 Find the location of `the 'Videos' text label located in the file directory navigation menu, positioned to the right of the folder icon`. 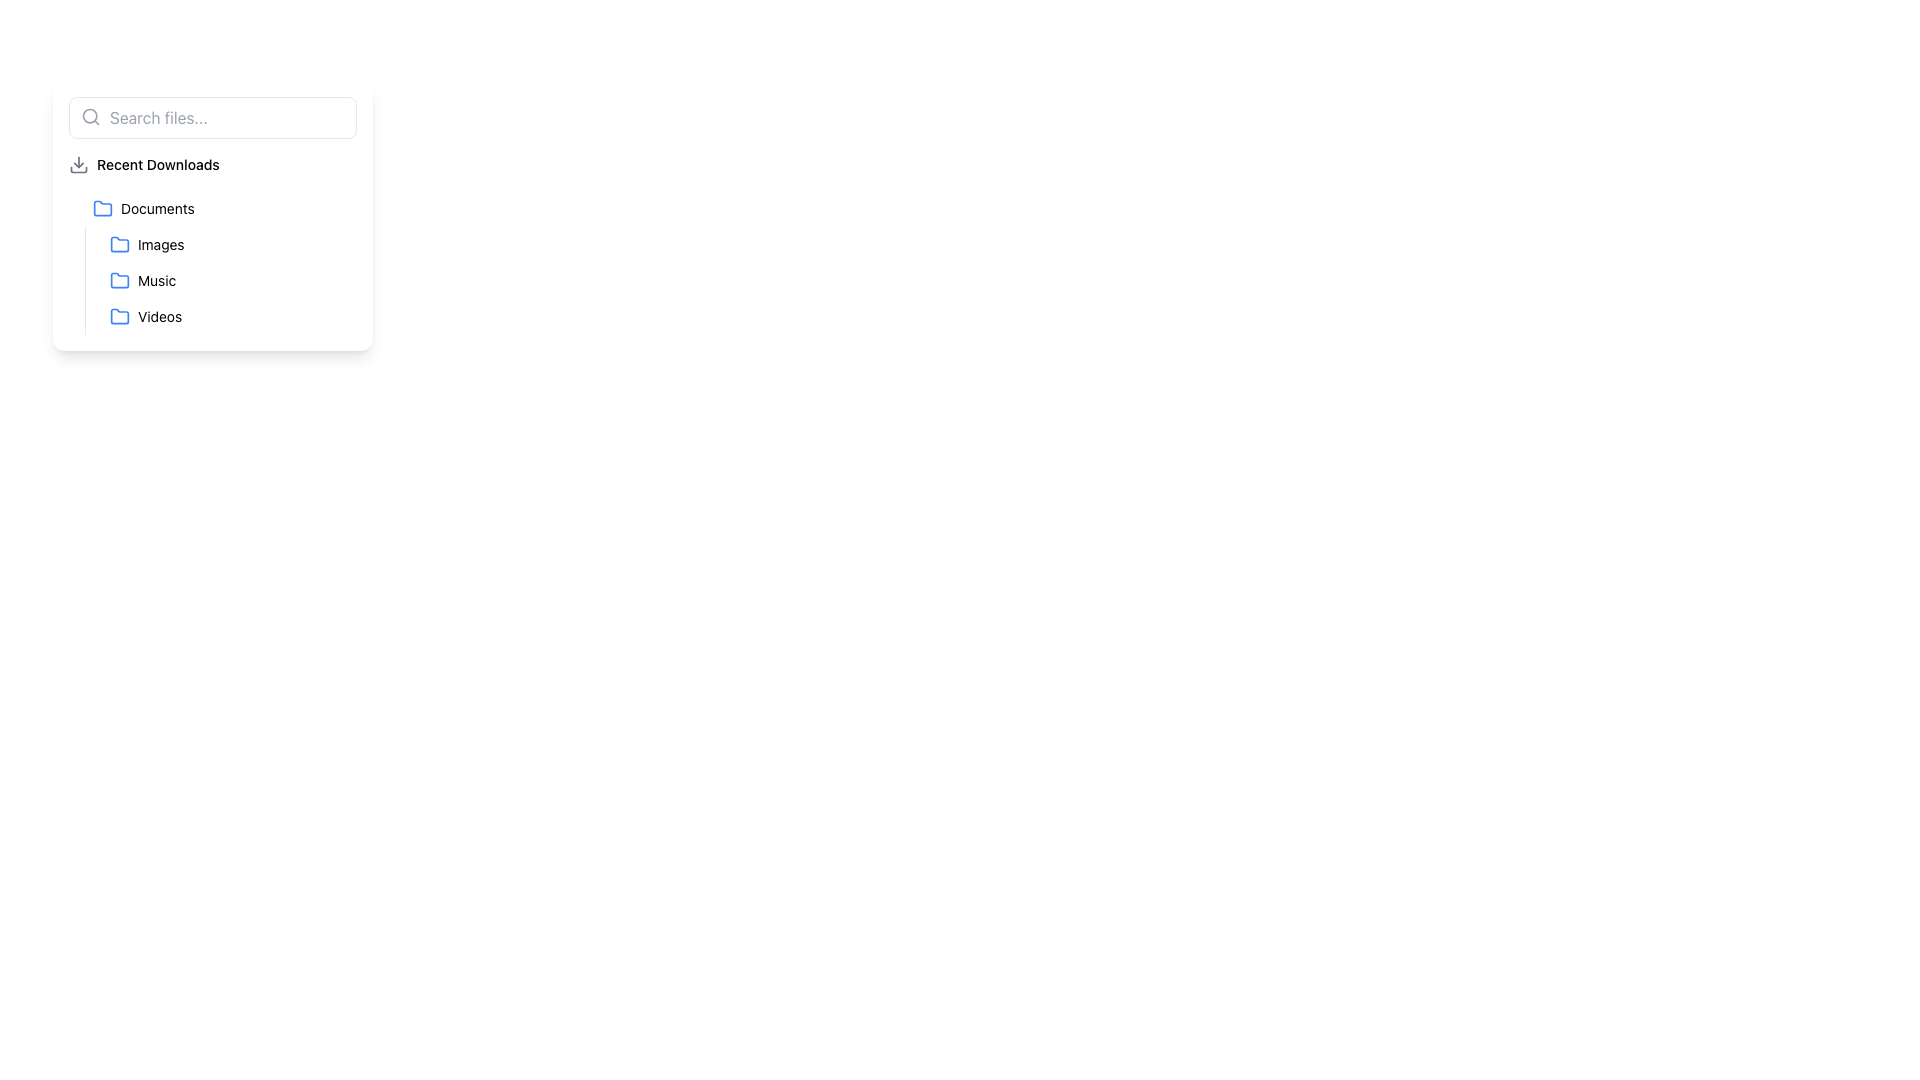

the 'Videos' text label located in the file directory navigation menu, positioned to the right of the folder icon is located at coordinates (160, 315).